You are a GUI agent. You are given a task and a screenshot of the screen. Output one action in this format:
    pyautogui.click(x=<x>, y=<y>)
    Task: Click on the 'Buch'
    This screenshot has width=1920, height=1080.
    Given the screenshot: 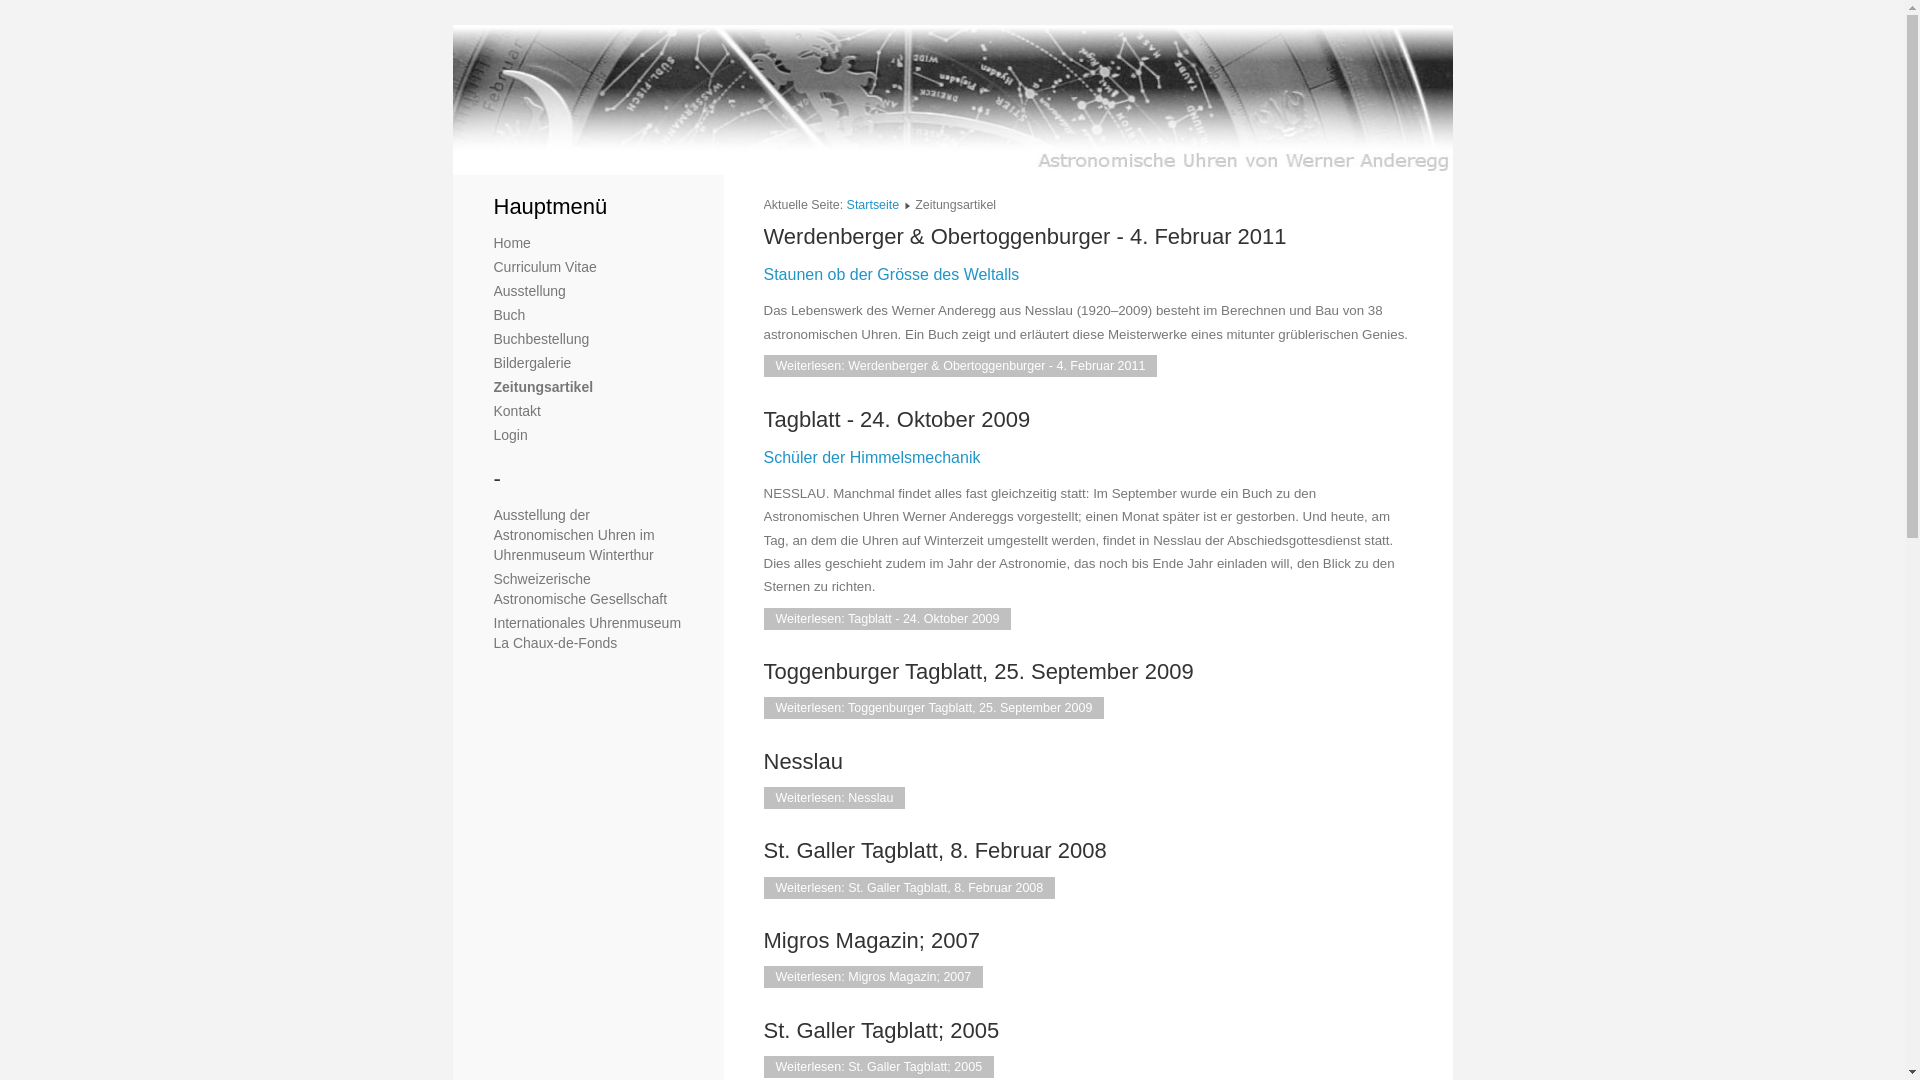 What is the action you would take?
    pyautogui.click(x=509, y=315)
    